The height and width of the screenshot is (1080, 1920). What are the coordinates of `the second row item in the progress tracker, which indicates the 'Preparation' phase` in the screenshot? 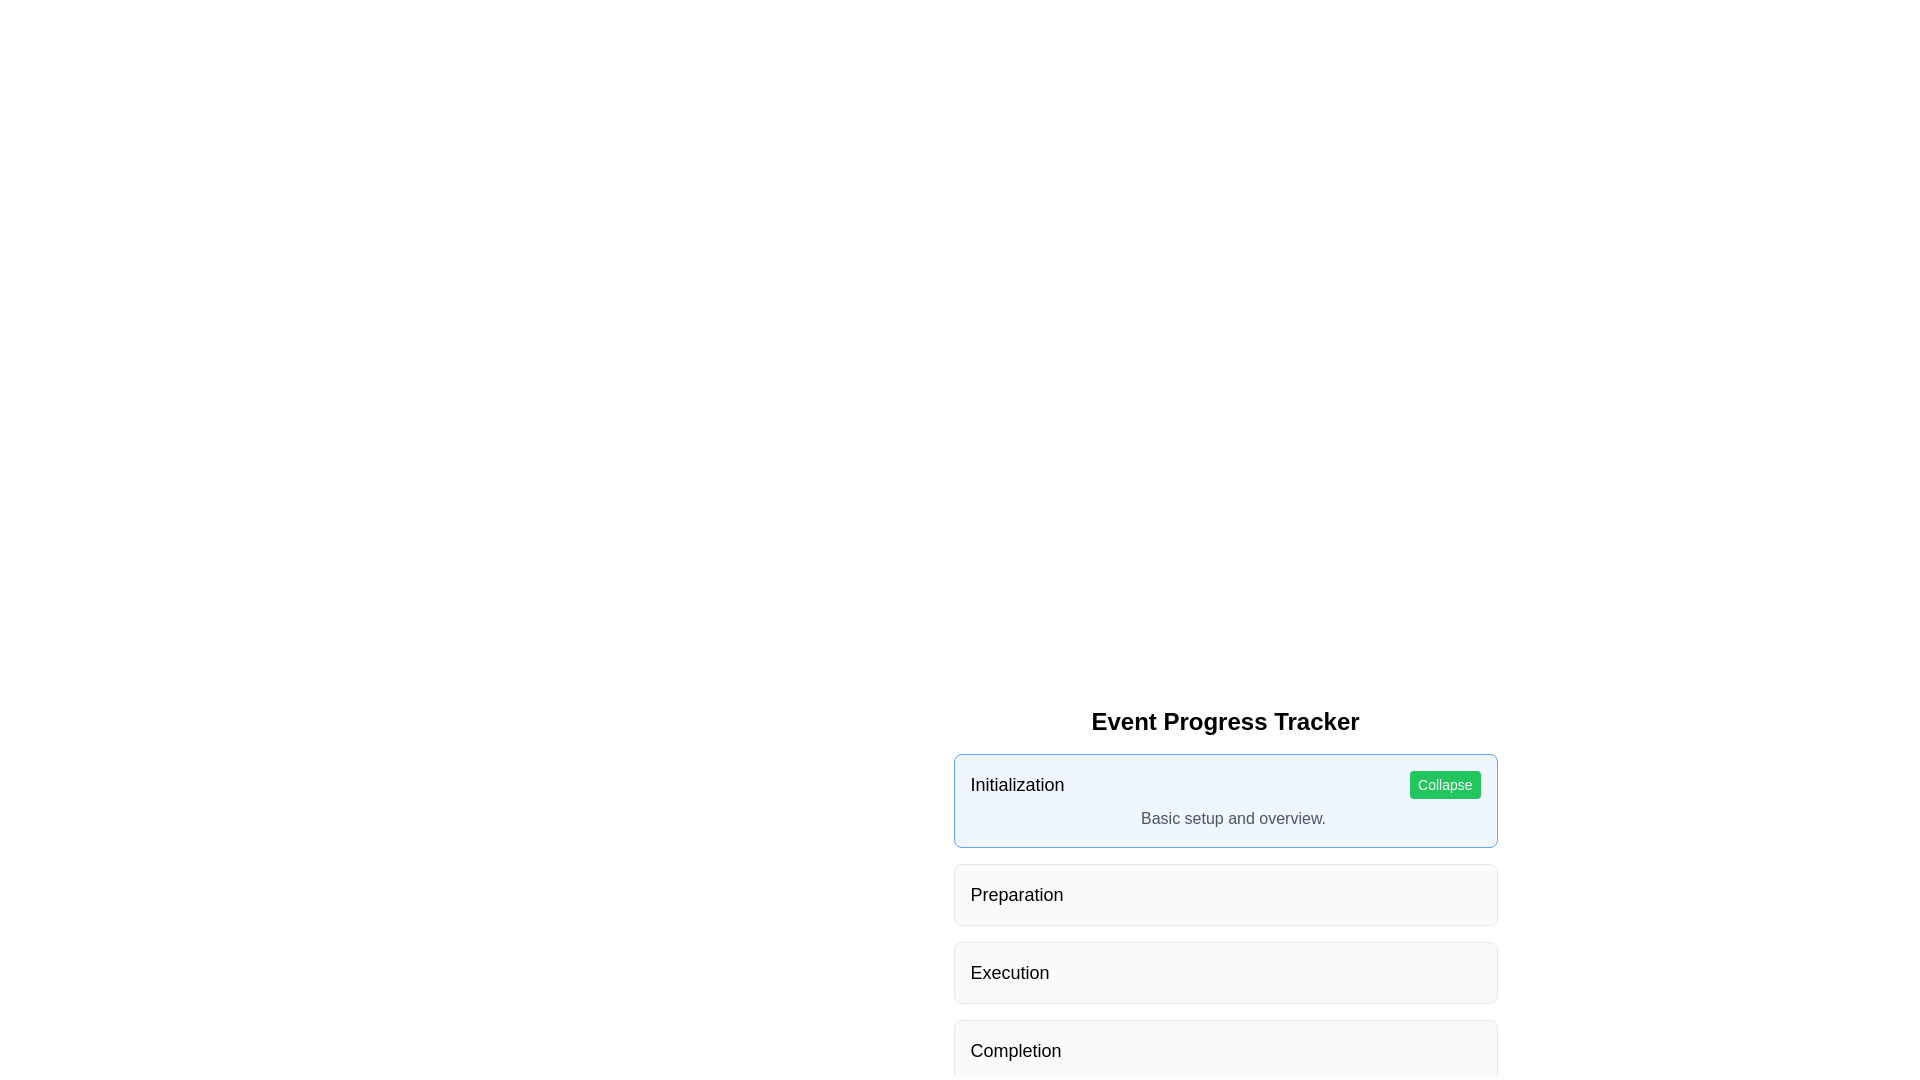 It's located at (1224, 870).